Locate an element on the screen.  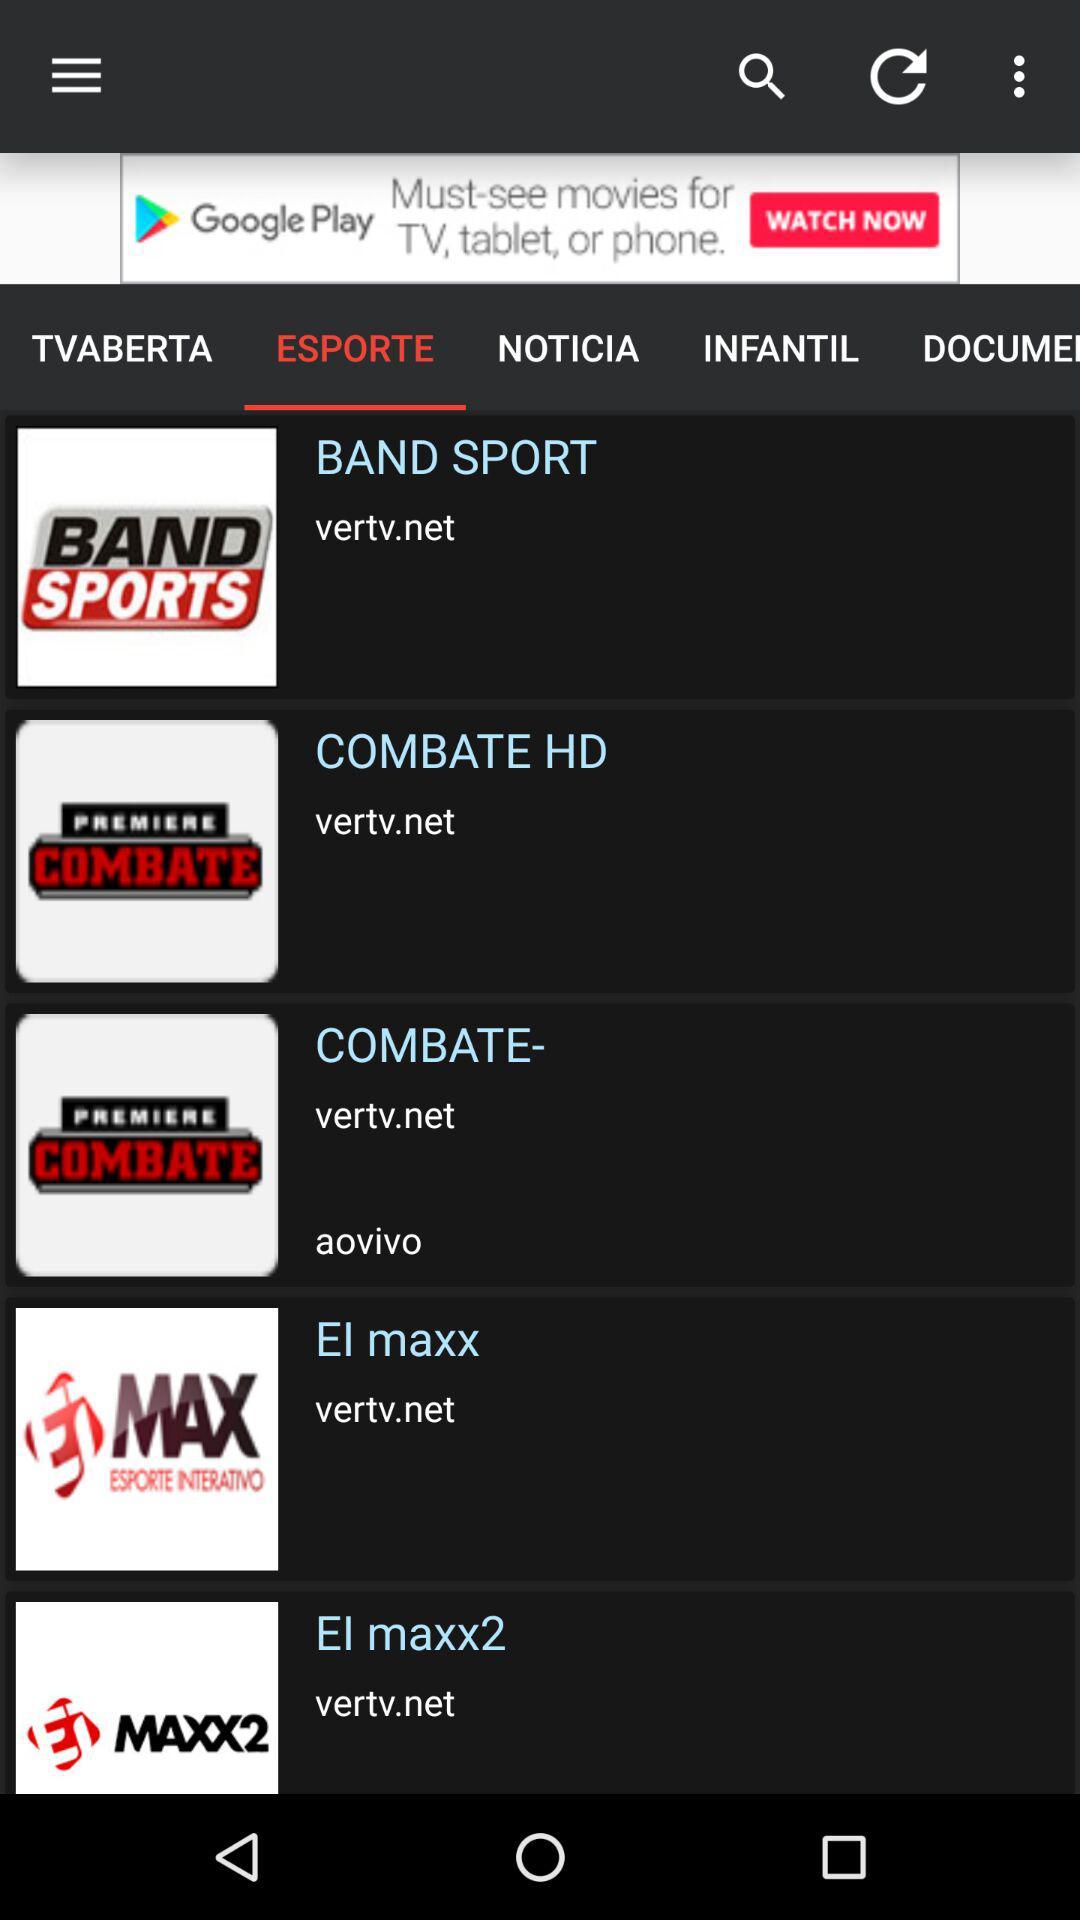
the refresh button is located at coordinates (897, 76).